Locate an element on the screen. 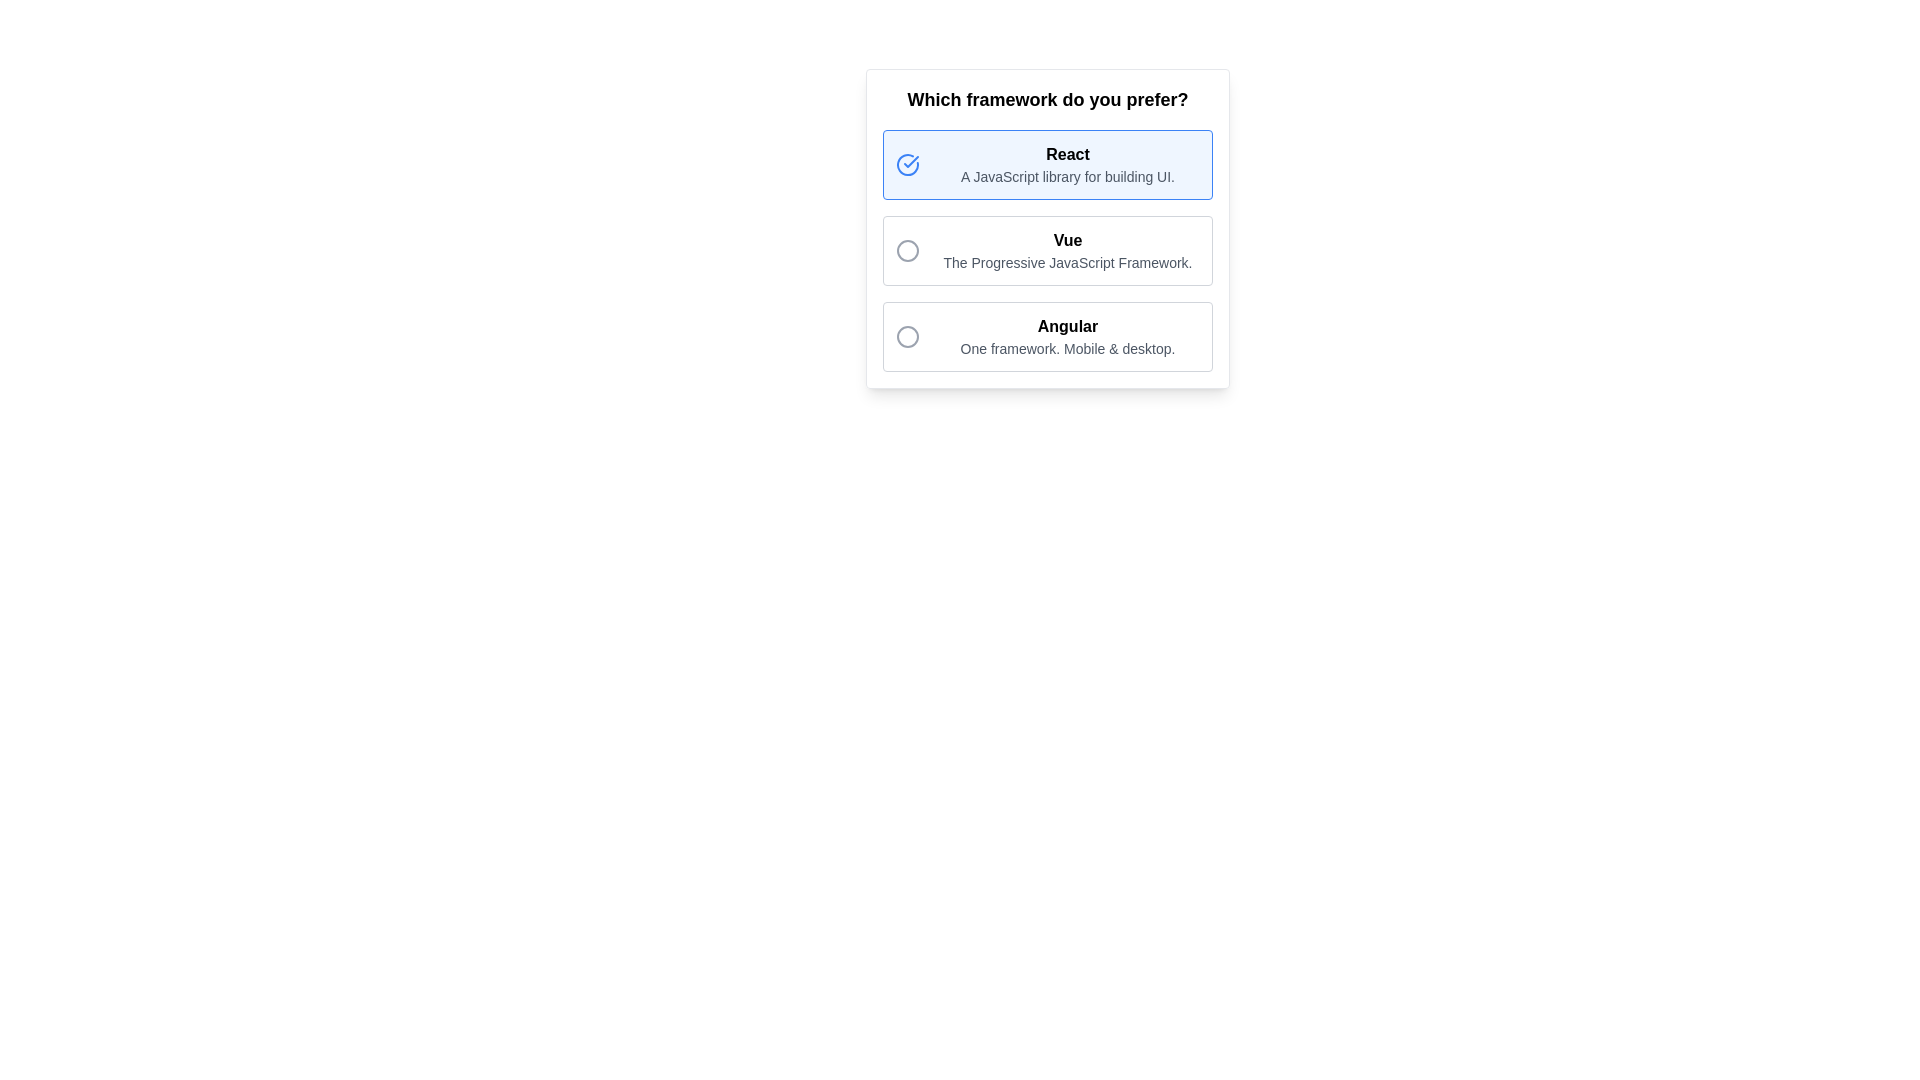 Image resolution: width=1920 pixels, height=1080 pixels. description text label located below the heading 'Vue' in the selection menu, which serves as a brief description or tagline for the Vue framework is located at coordinates (1067, 261).